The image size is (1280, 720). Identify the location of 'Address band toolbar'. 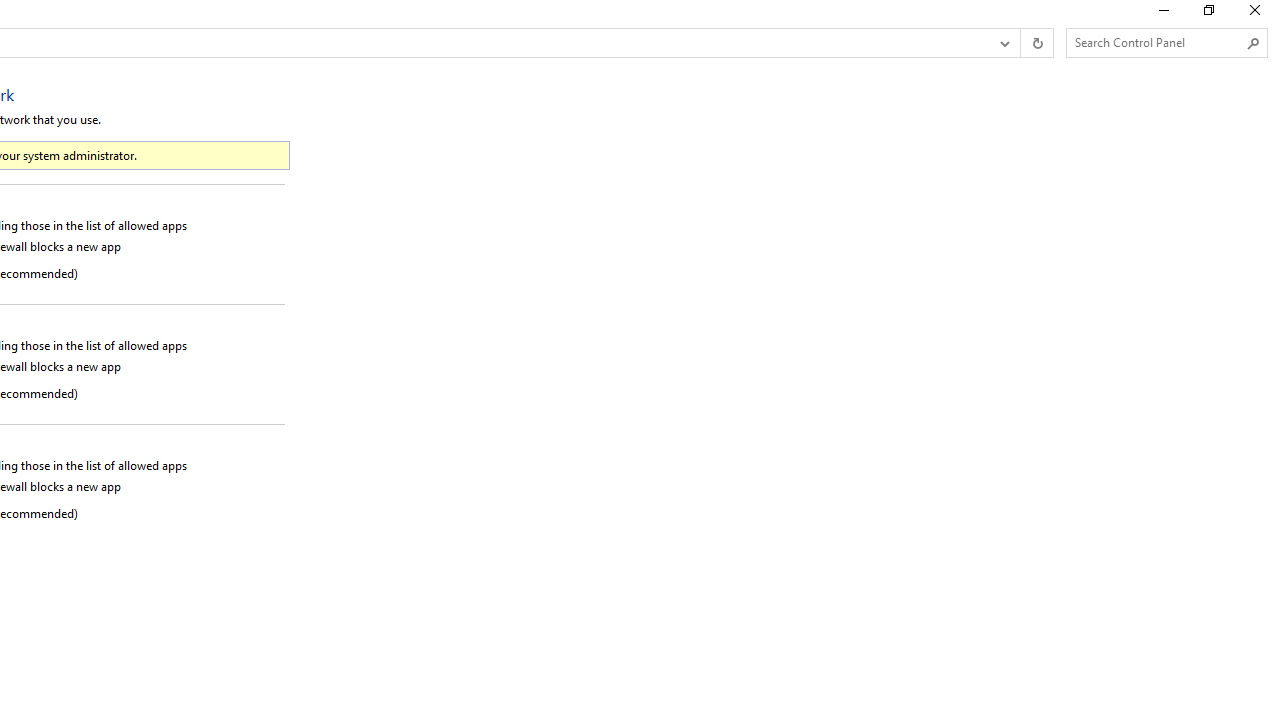
(1020, 43).